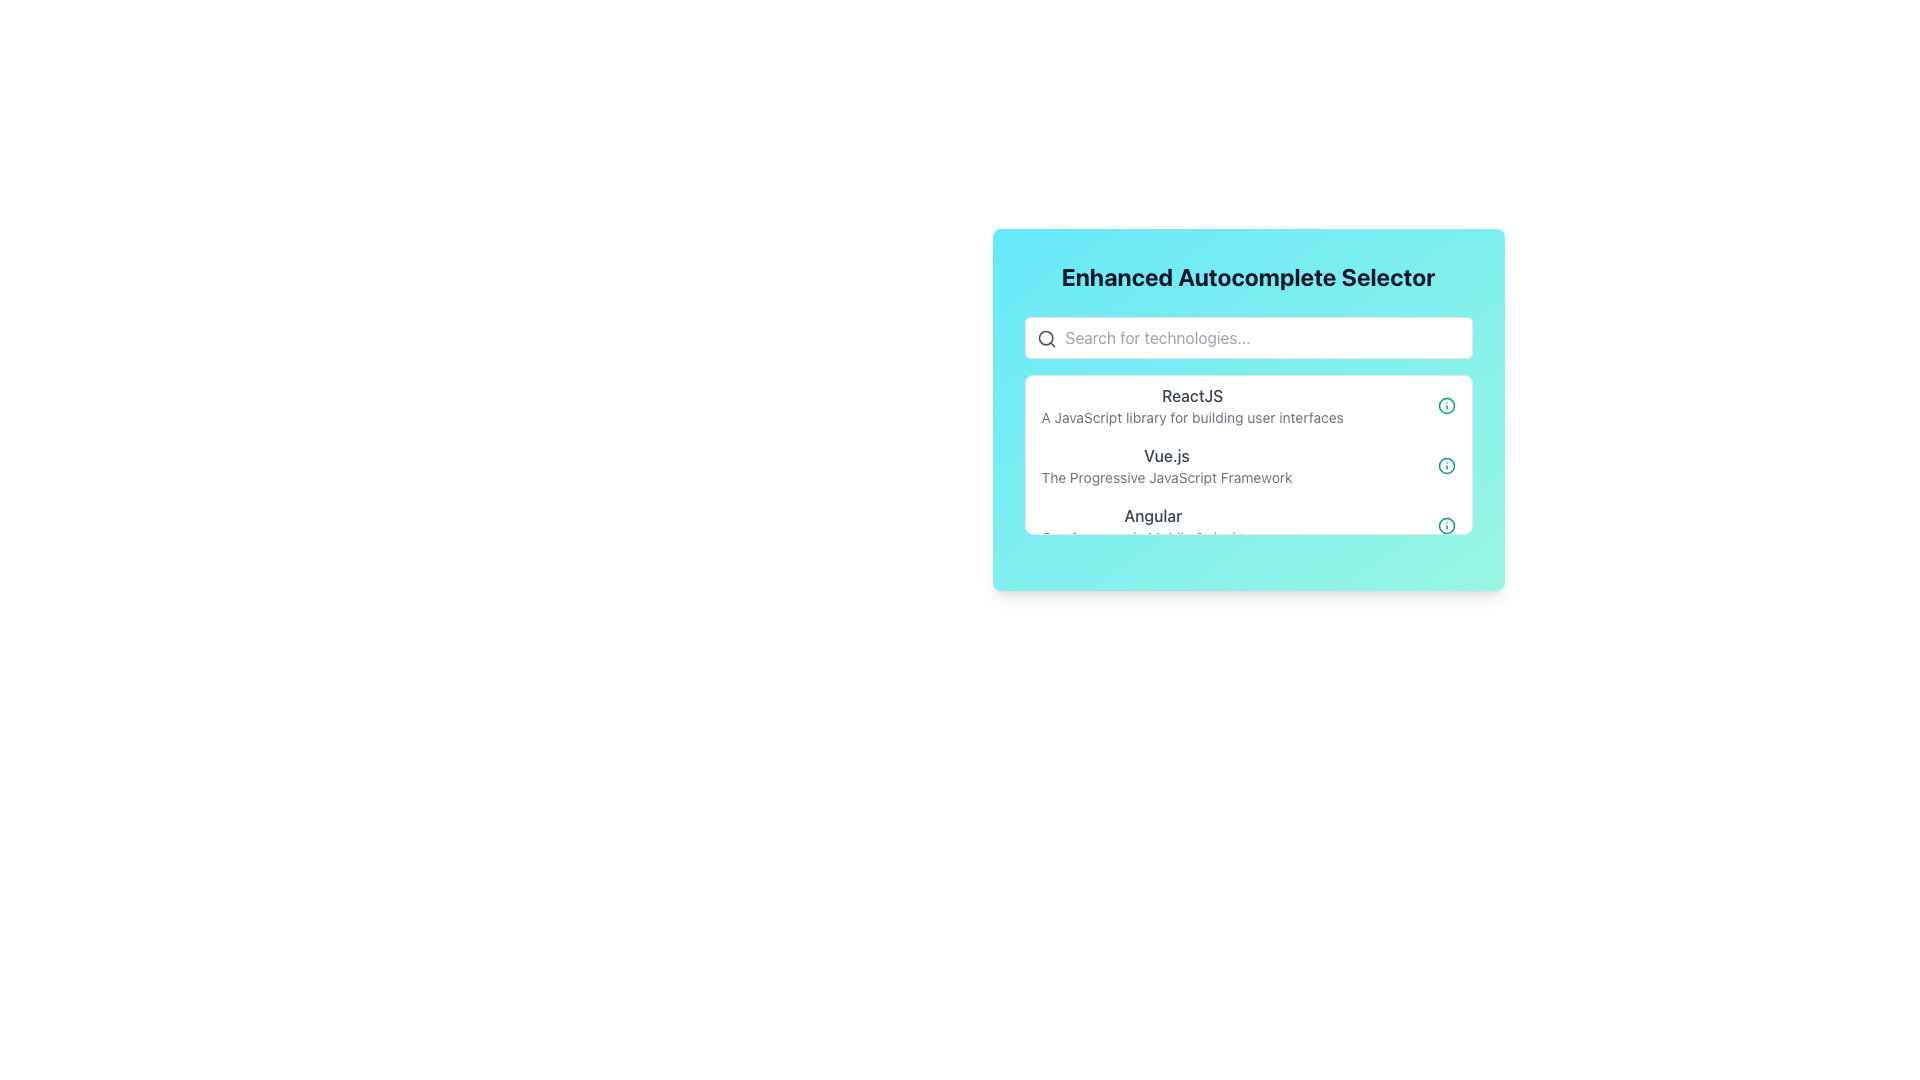 The width and height of the screenshot is (1920, 1080). Describe the element at coordinates (1166, 455) in the screenshot. I see `the text label that reads 'Vue.js', which is located between 'ReactJS' and 'Angular' in a vertical list of technologies` at that location.